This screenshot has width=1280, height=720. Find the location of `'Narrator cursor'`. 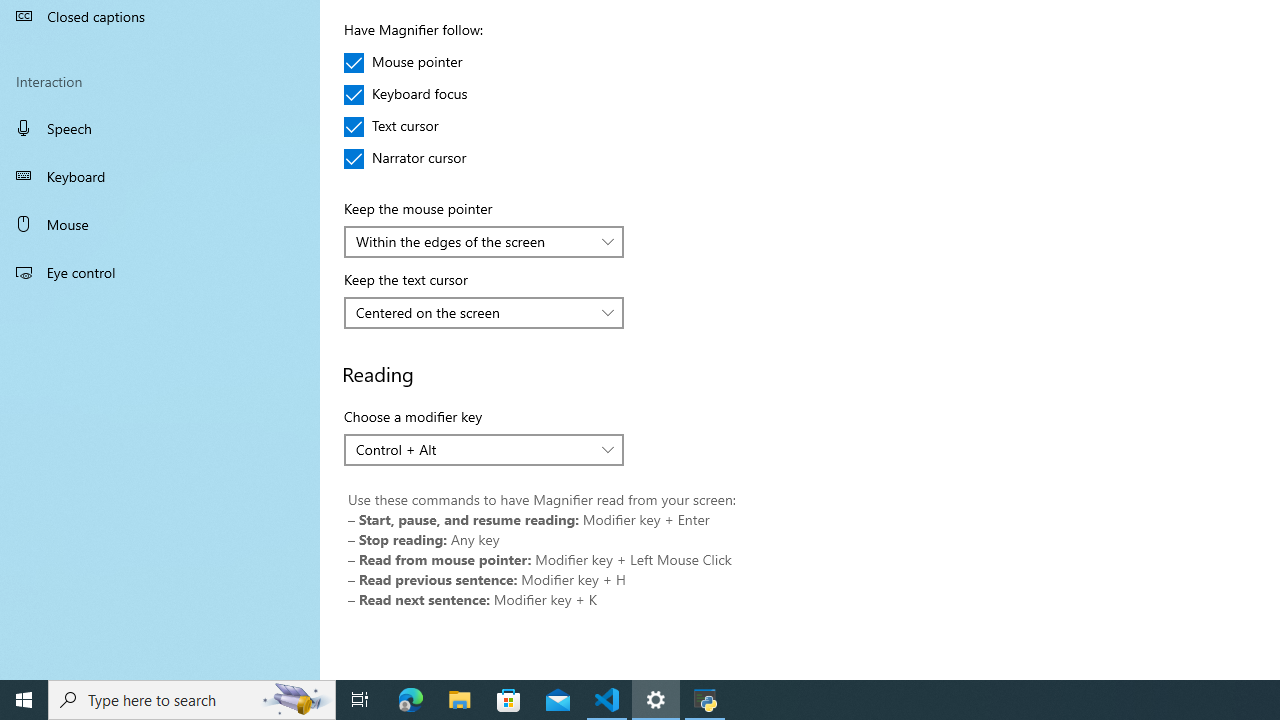

'Narrator cursor' is located at coordinates (404, 158).